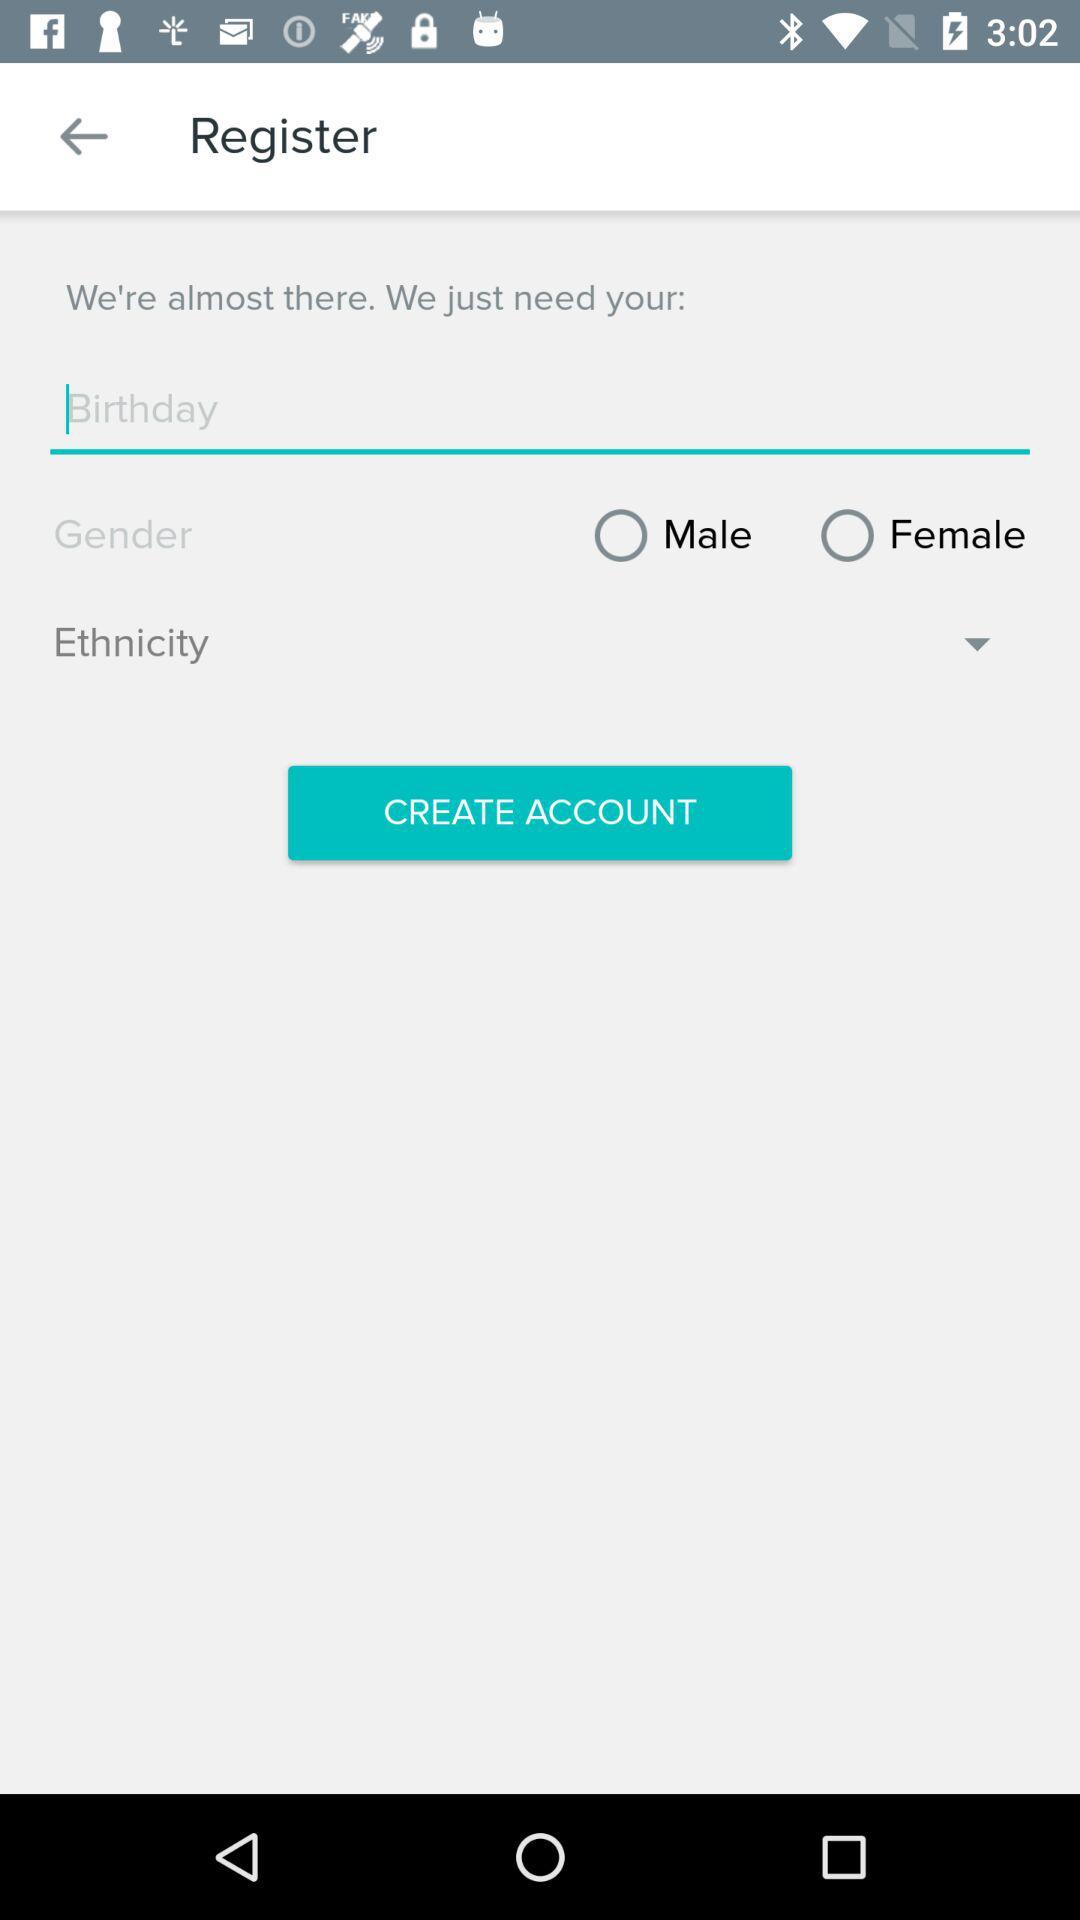  I want to click on open ethnicity menu, so click(525, 653).